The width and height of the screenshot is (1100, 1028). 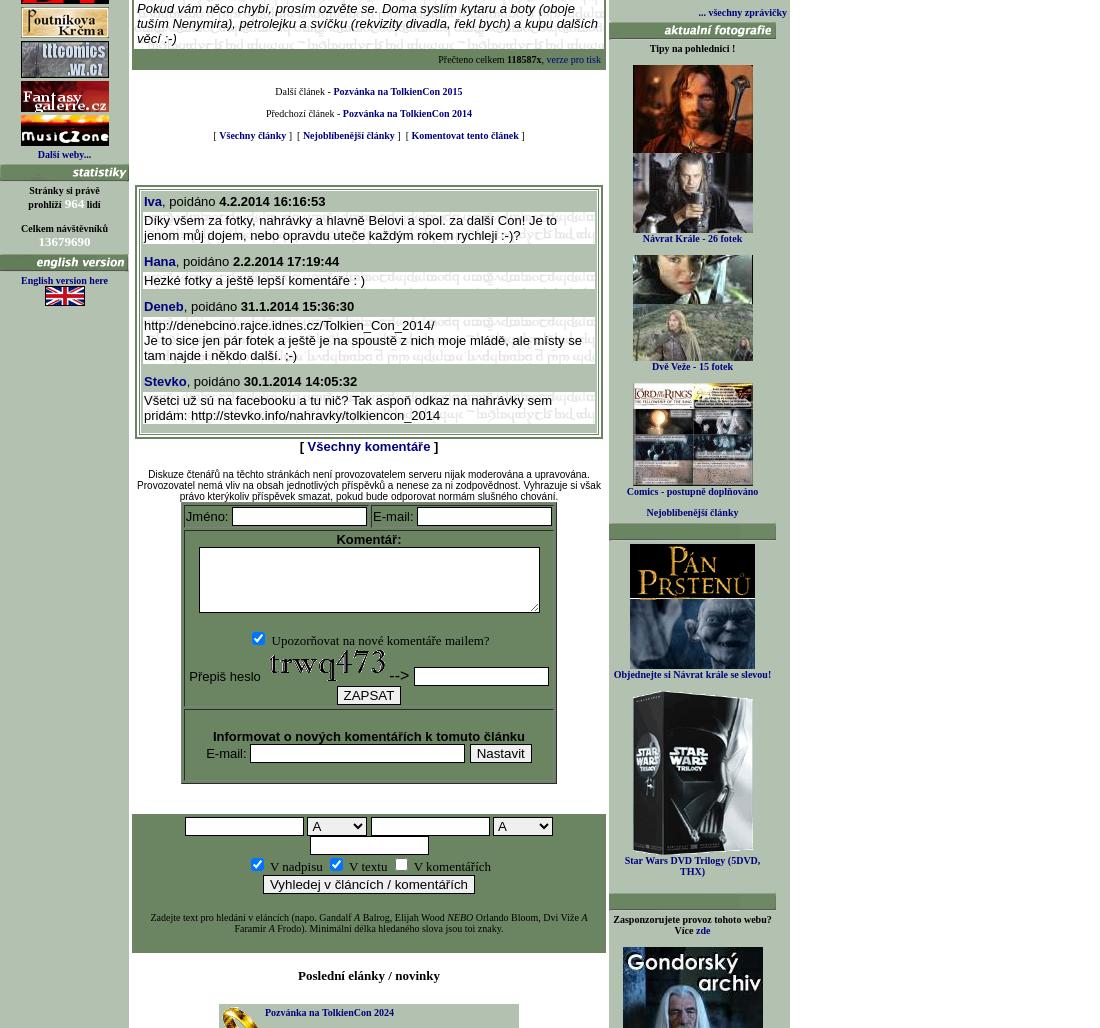 What do you see at coordinates (298, 380) in the screenshot?
I see `'30.1.2014 14:05:32'` at bounding box center [298, 380].